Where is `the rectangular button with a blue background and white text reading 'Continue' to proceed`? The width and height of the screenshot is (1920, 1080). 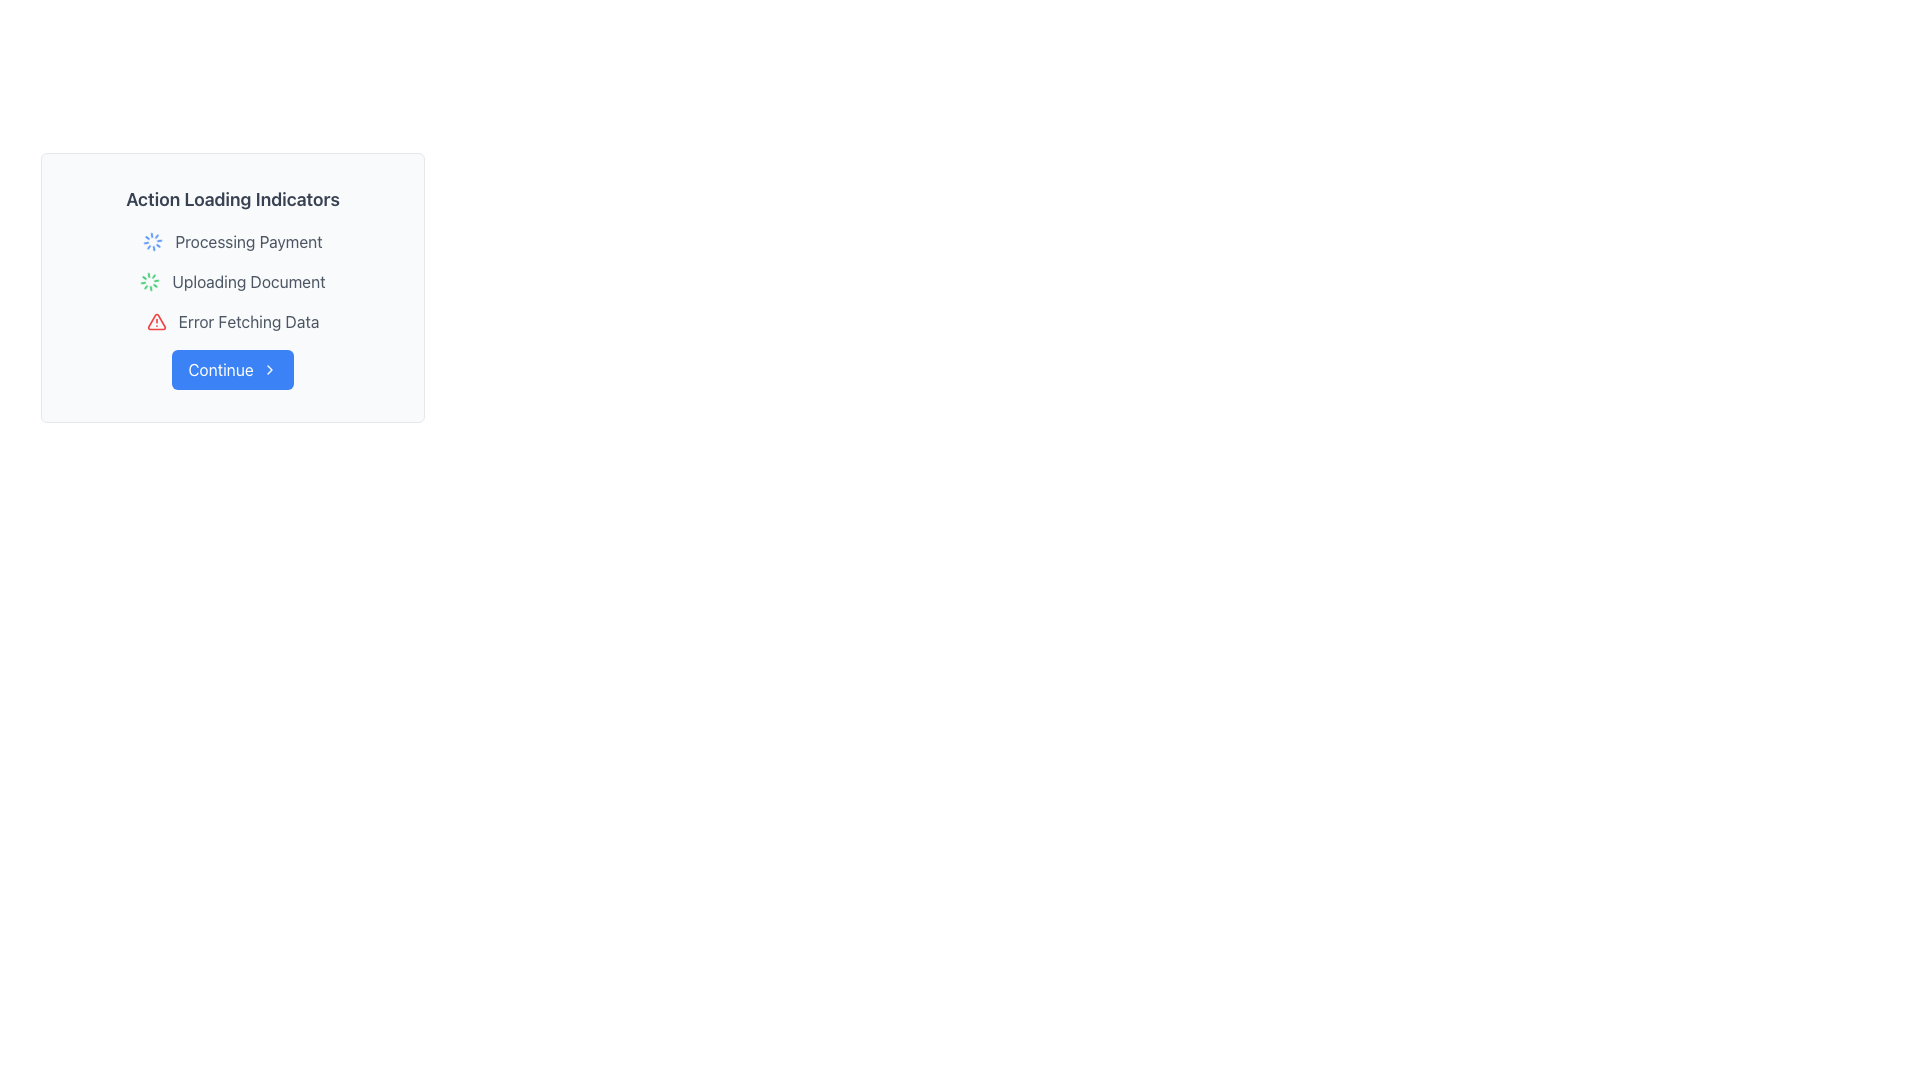 the rectangular button with a blue background and white text reading 'Continue' to proceed is located at coordinates (232, 370).